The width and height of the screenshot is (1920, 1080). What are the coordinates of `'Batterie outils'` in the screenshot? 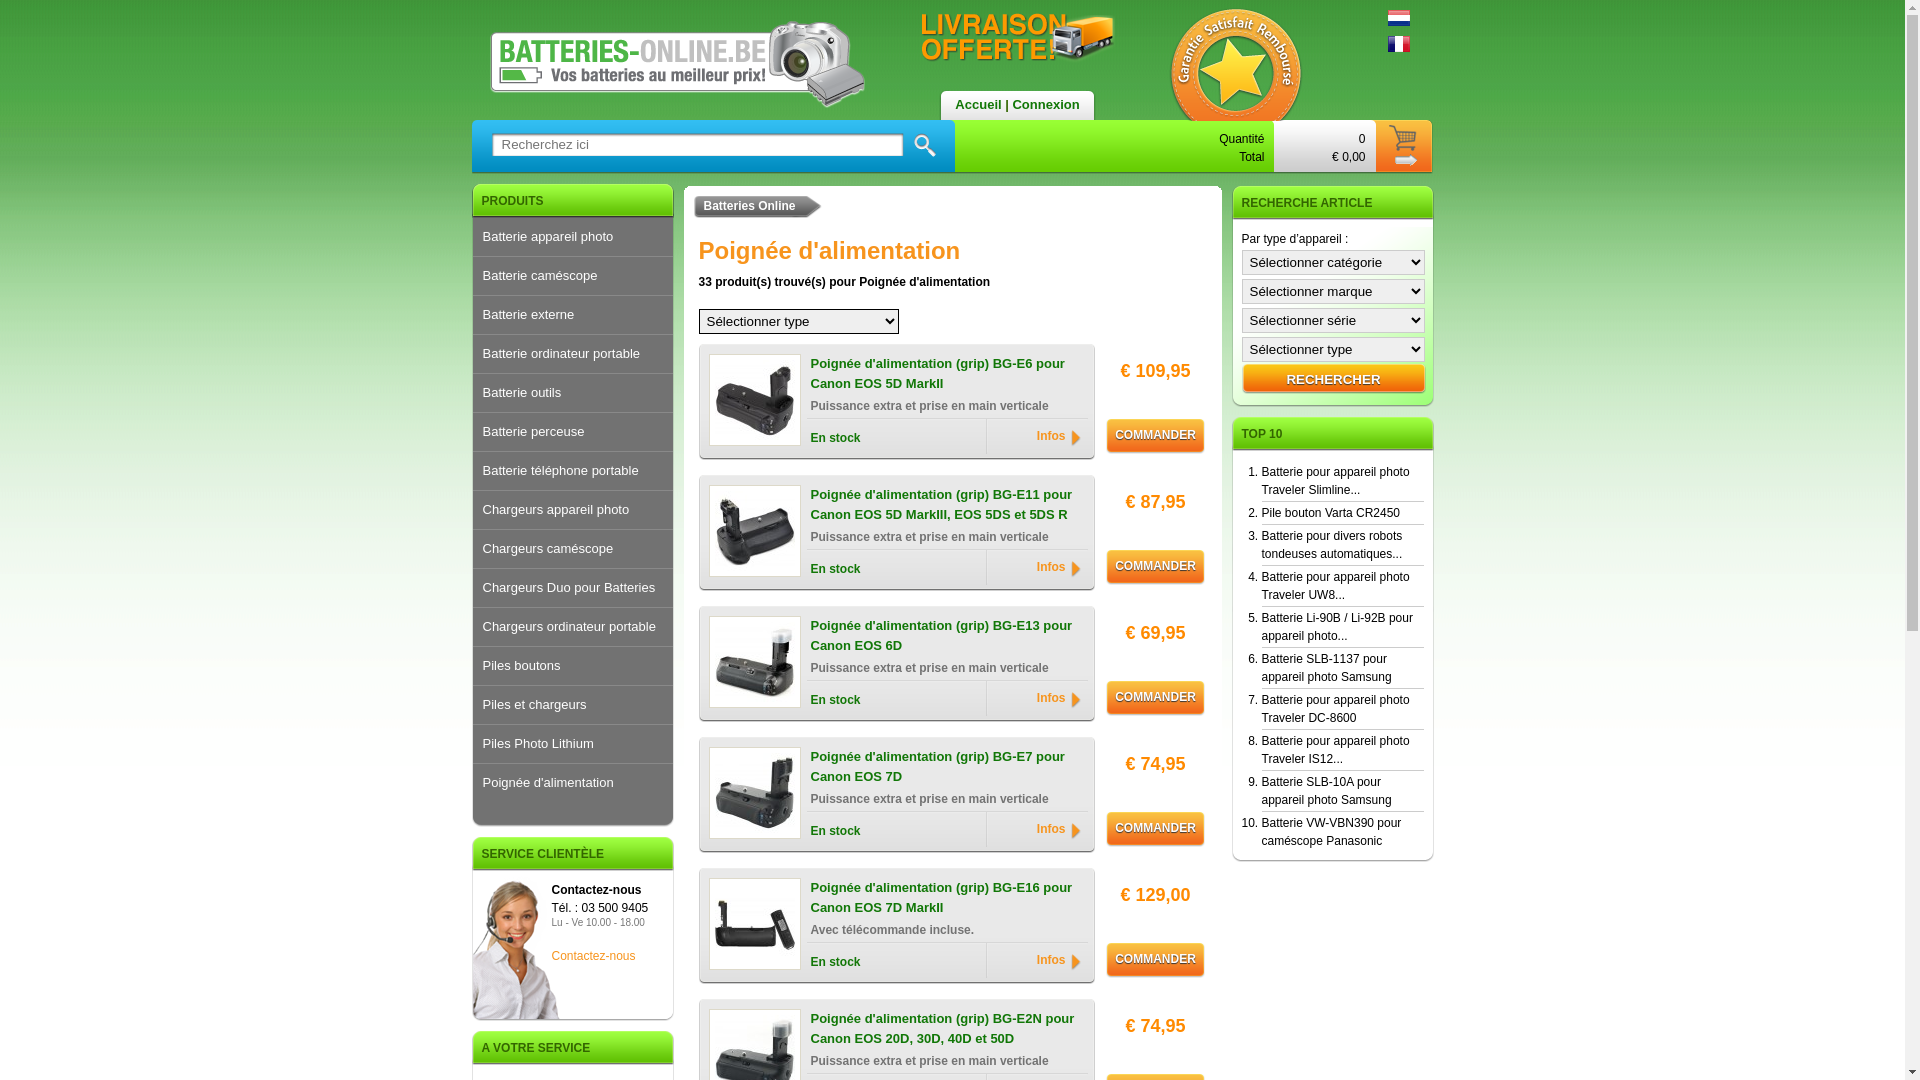 It's located at (470, 393).